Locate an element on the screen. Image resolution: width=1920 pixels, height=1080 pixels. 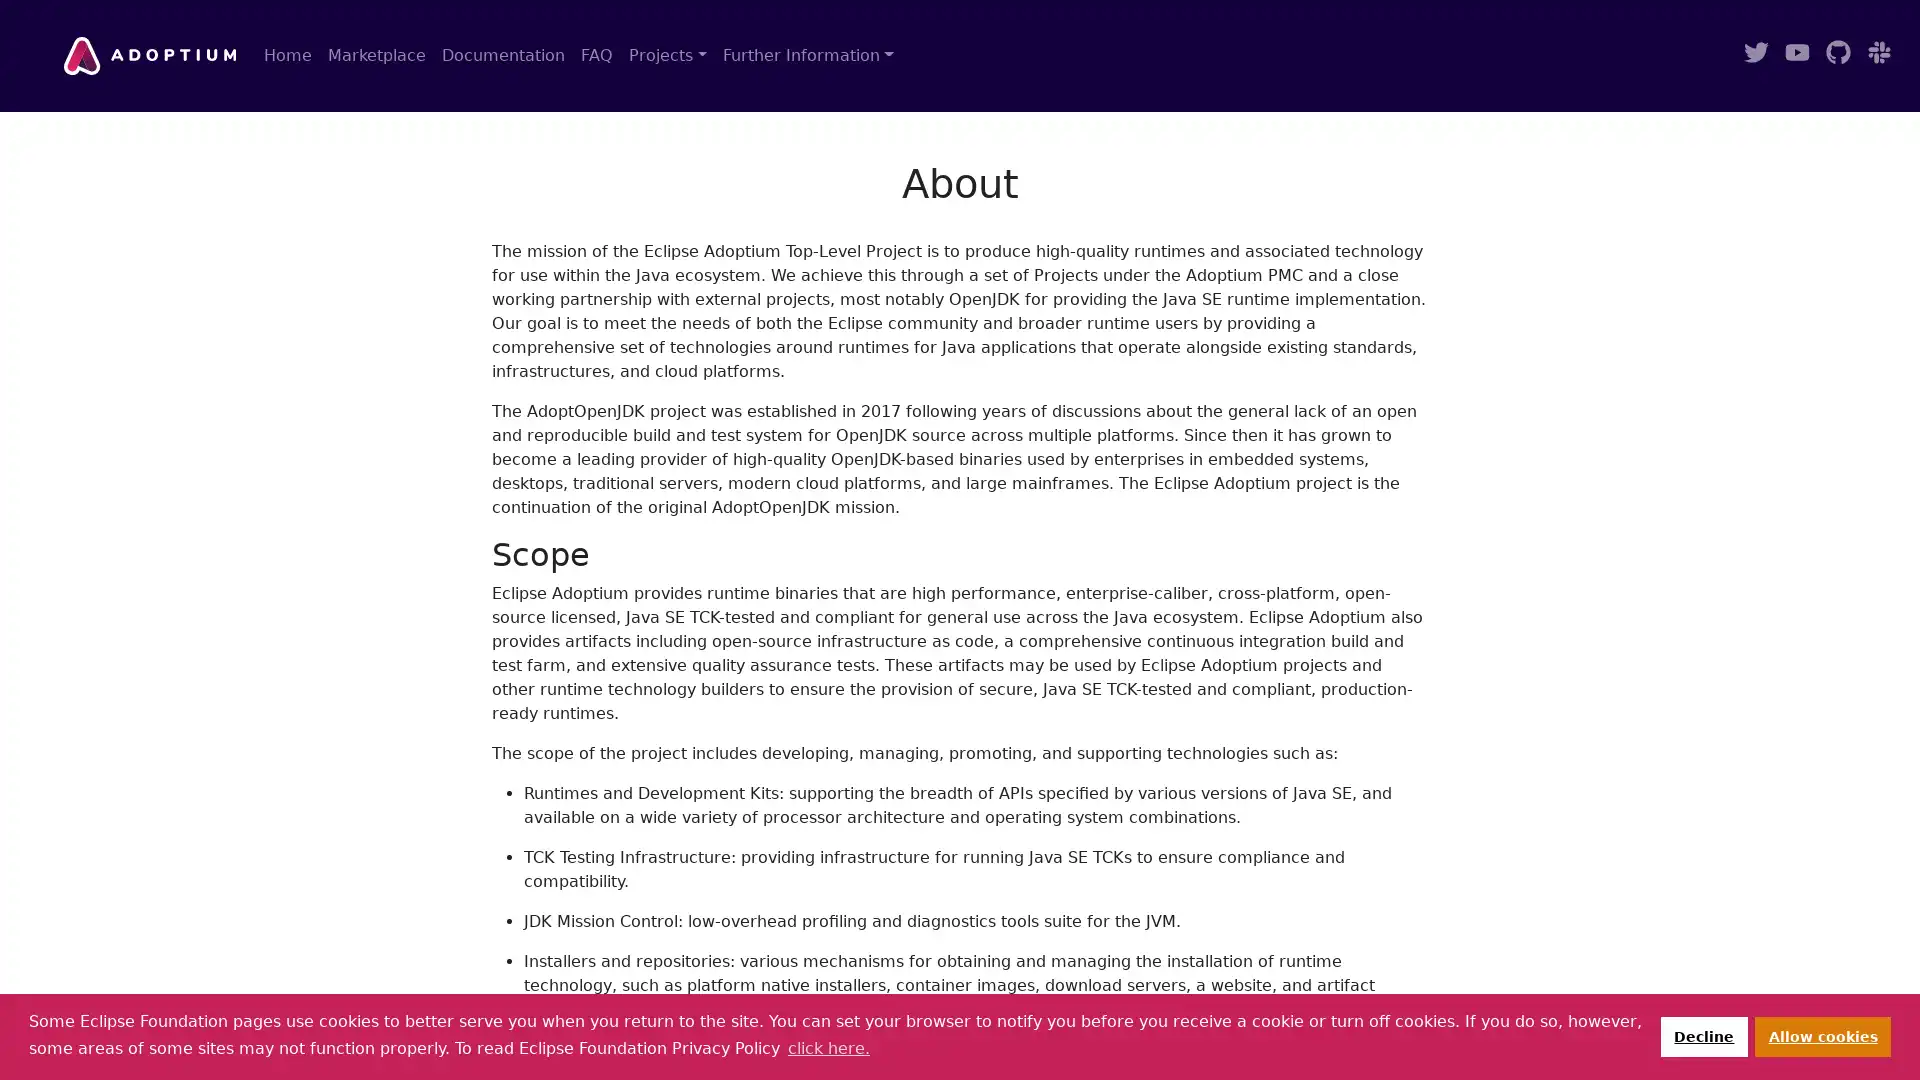
learn more about cookies is located at coordinates (828, 1047).